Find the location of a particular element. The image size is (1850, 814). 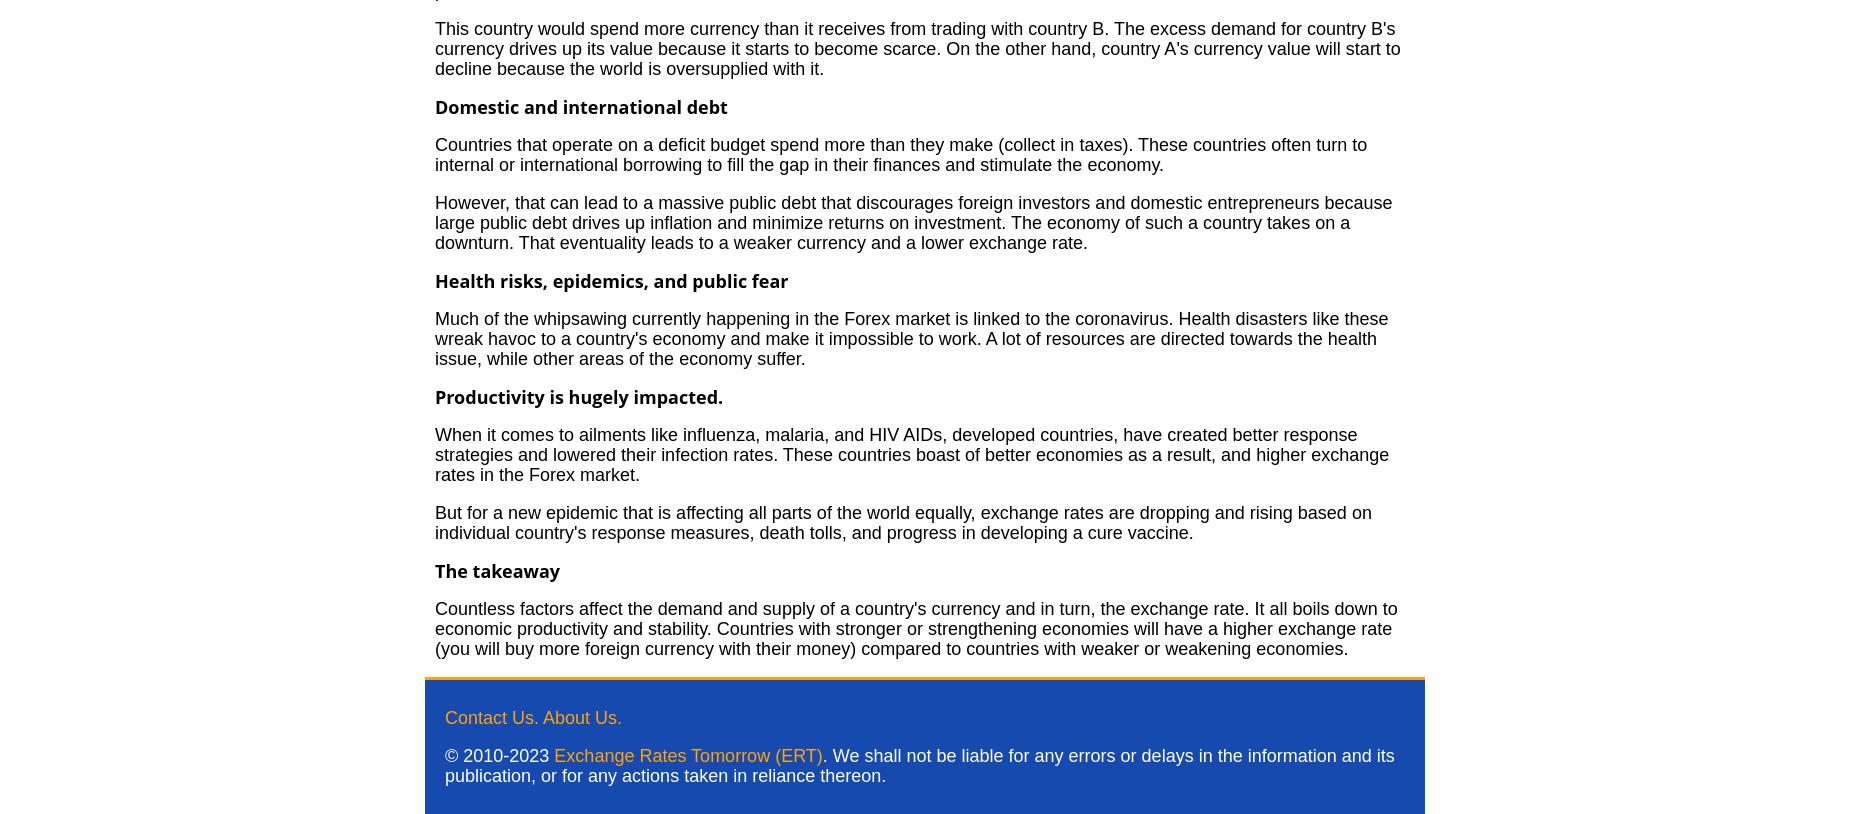

'Much of the whipsawing currently happening in the Forex market is linked to the coronavirus. Health disasters like these wreak havoc to a country's economy and make it impossible to work. A lot of resources are directed towards the health issue, while other areas of the economy suffer.' is located at coordinates (911, 339).